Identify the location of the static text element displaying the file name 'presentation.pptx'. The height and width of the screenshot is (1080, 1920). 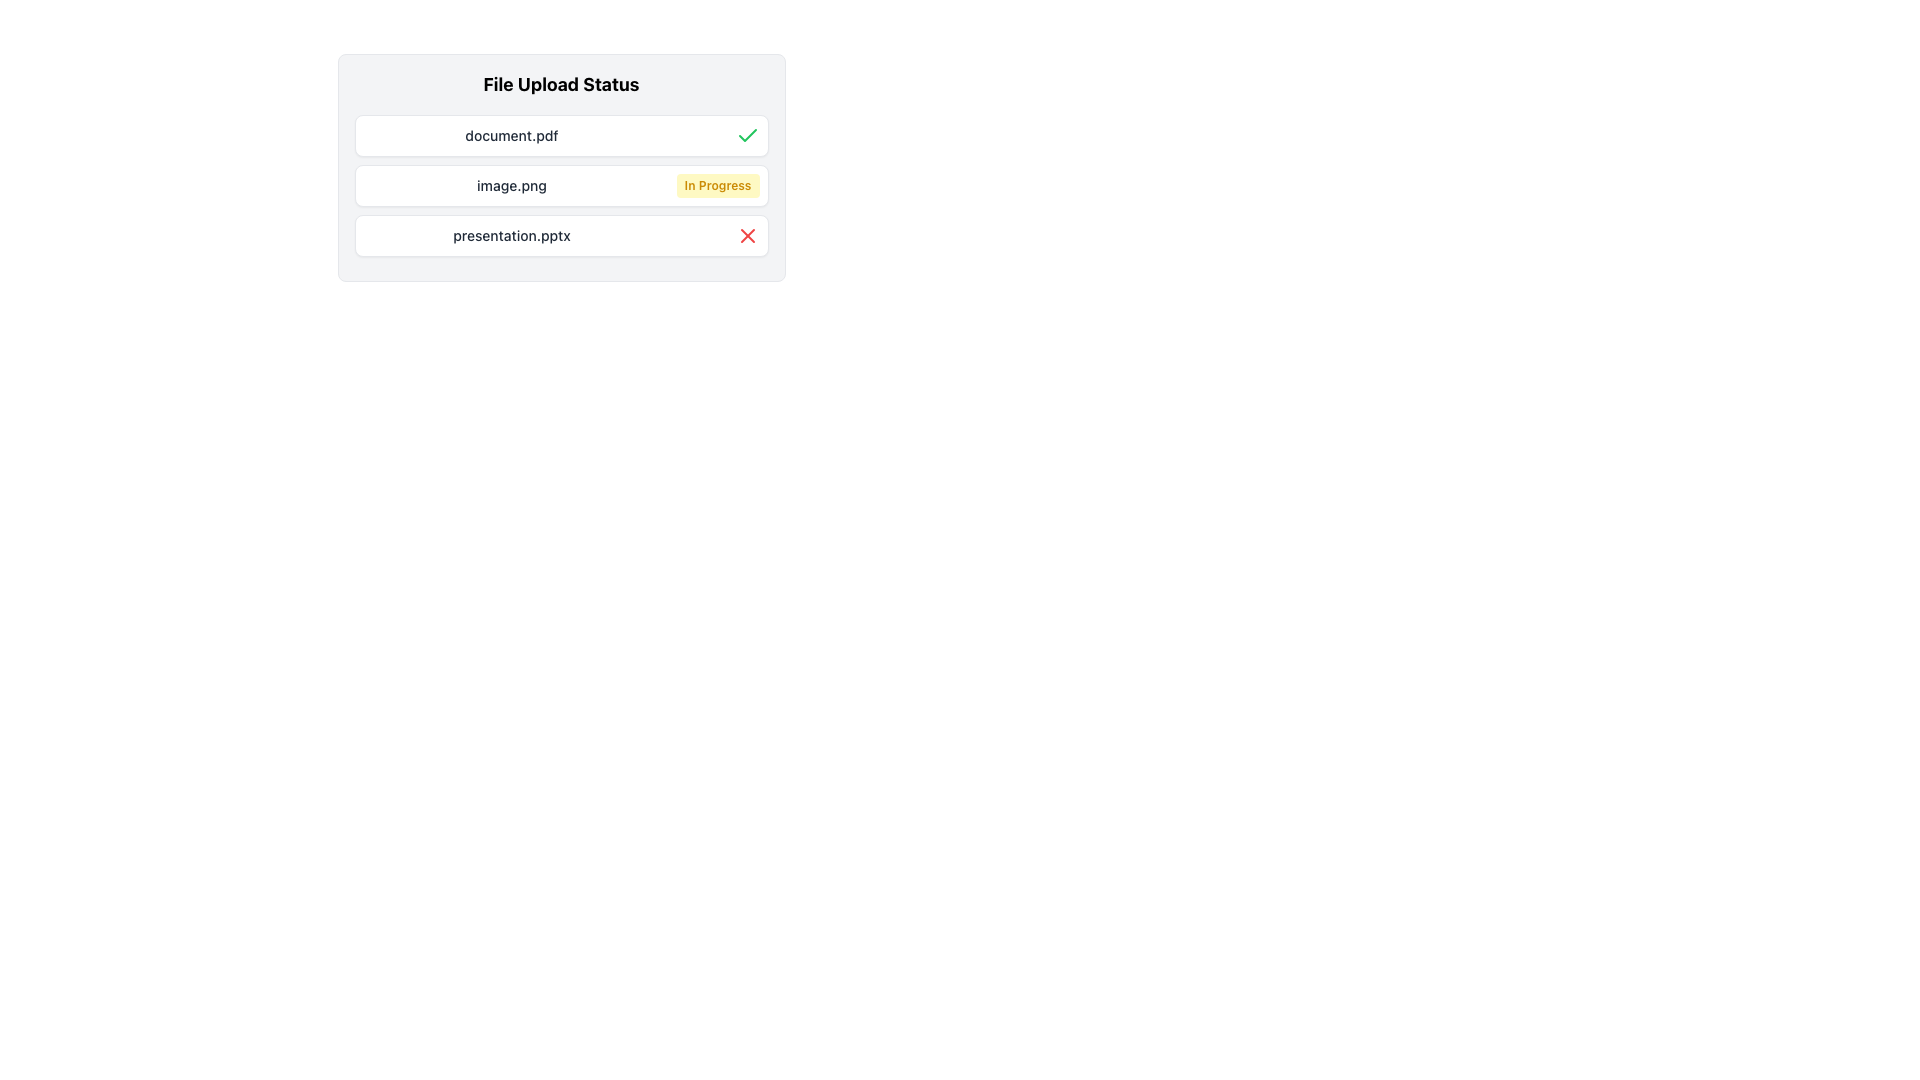
(512, 234).